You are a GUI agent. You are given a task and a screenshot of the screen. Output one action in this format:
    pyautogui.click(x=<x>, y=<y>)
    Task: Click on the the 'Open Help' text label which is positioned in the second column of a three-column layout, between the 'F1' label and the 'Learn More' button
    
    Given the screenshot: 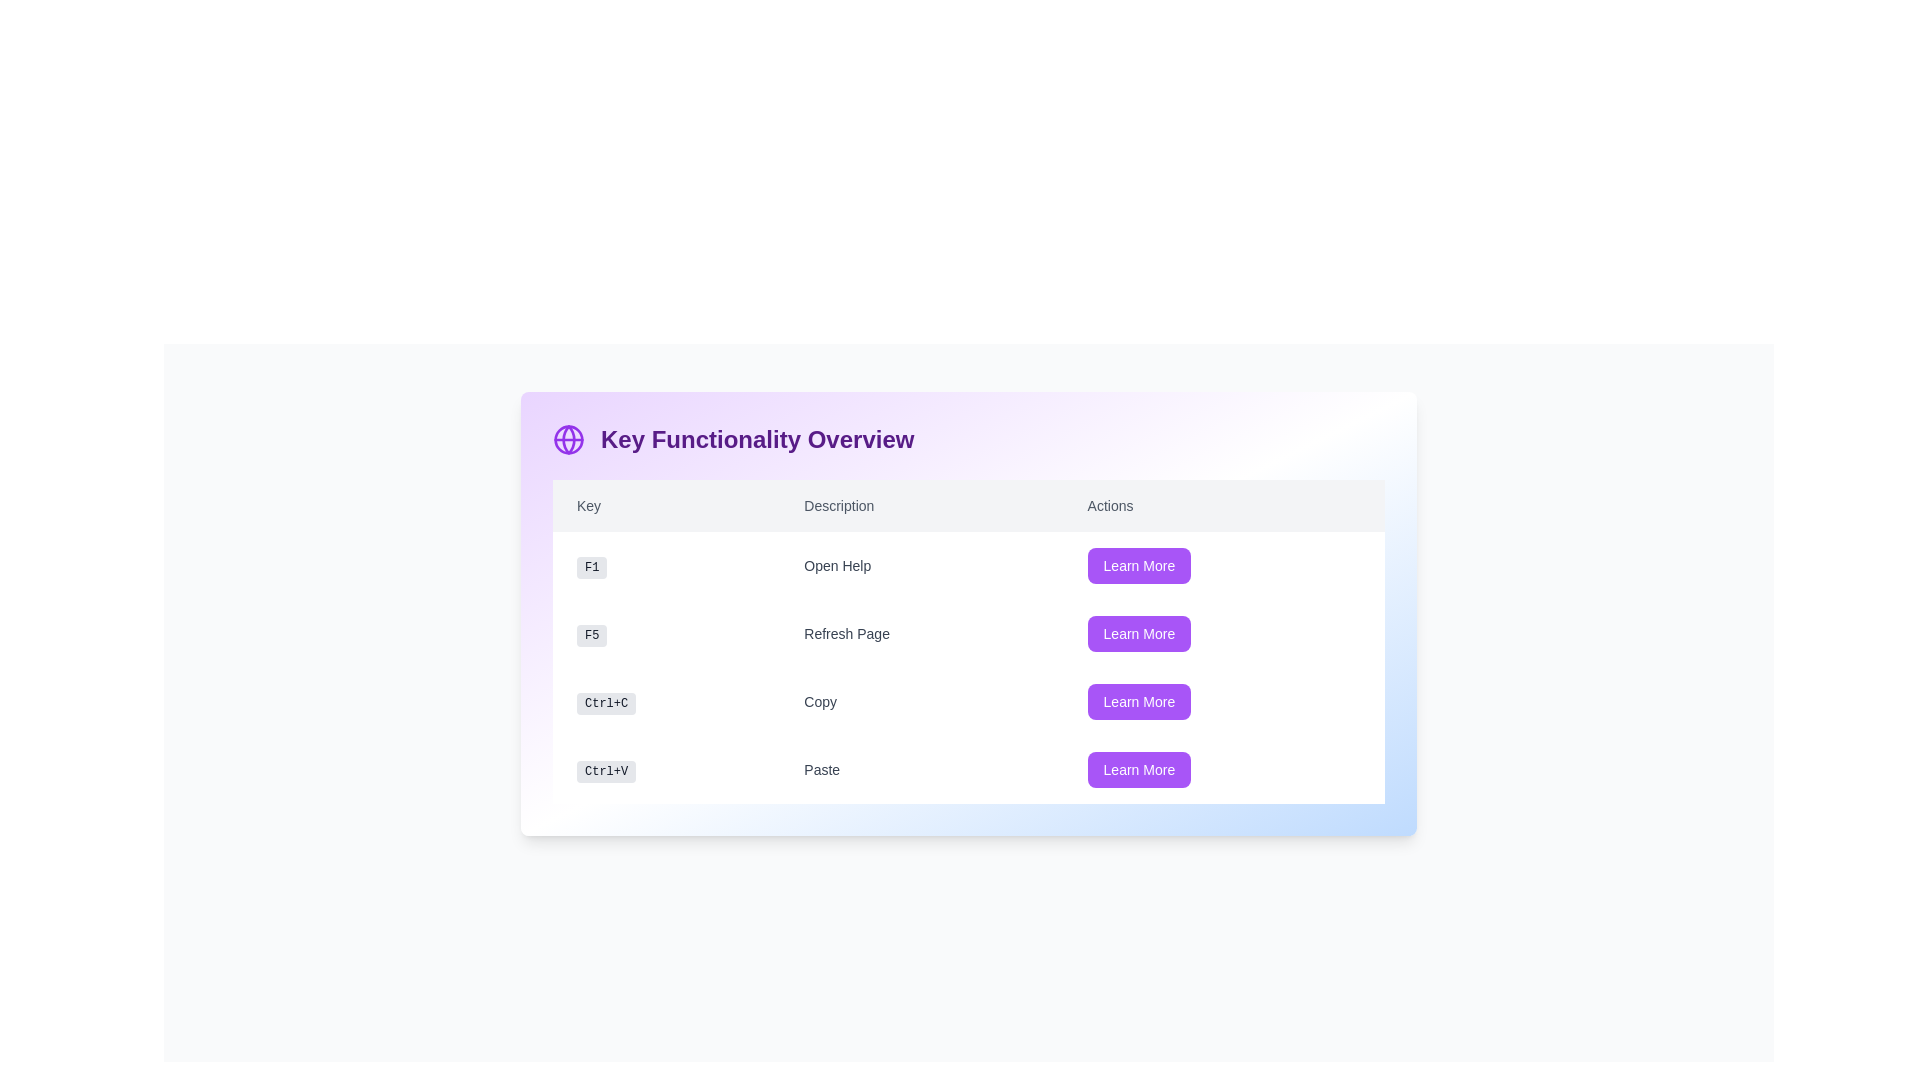 What is the action you would take?
    pyautogui.click(x=920, y=566)
    